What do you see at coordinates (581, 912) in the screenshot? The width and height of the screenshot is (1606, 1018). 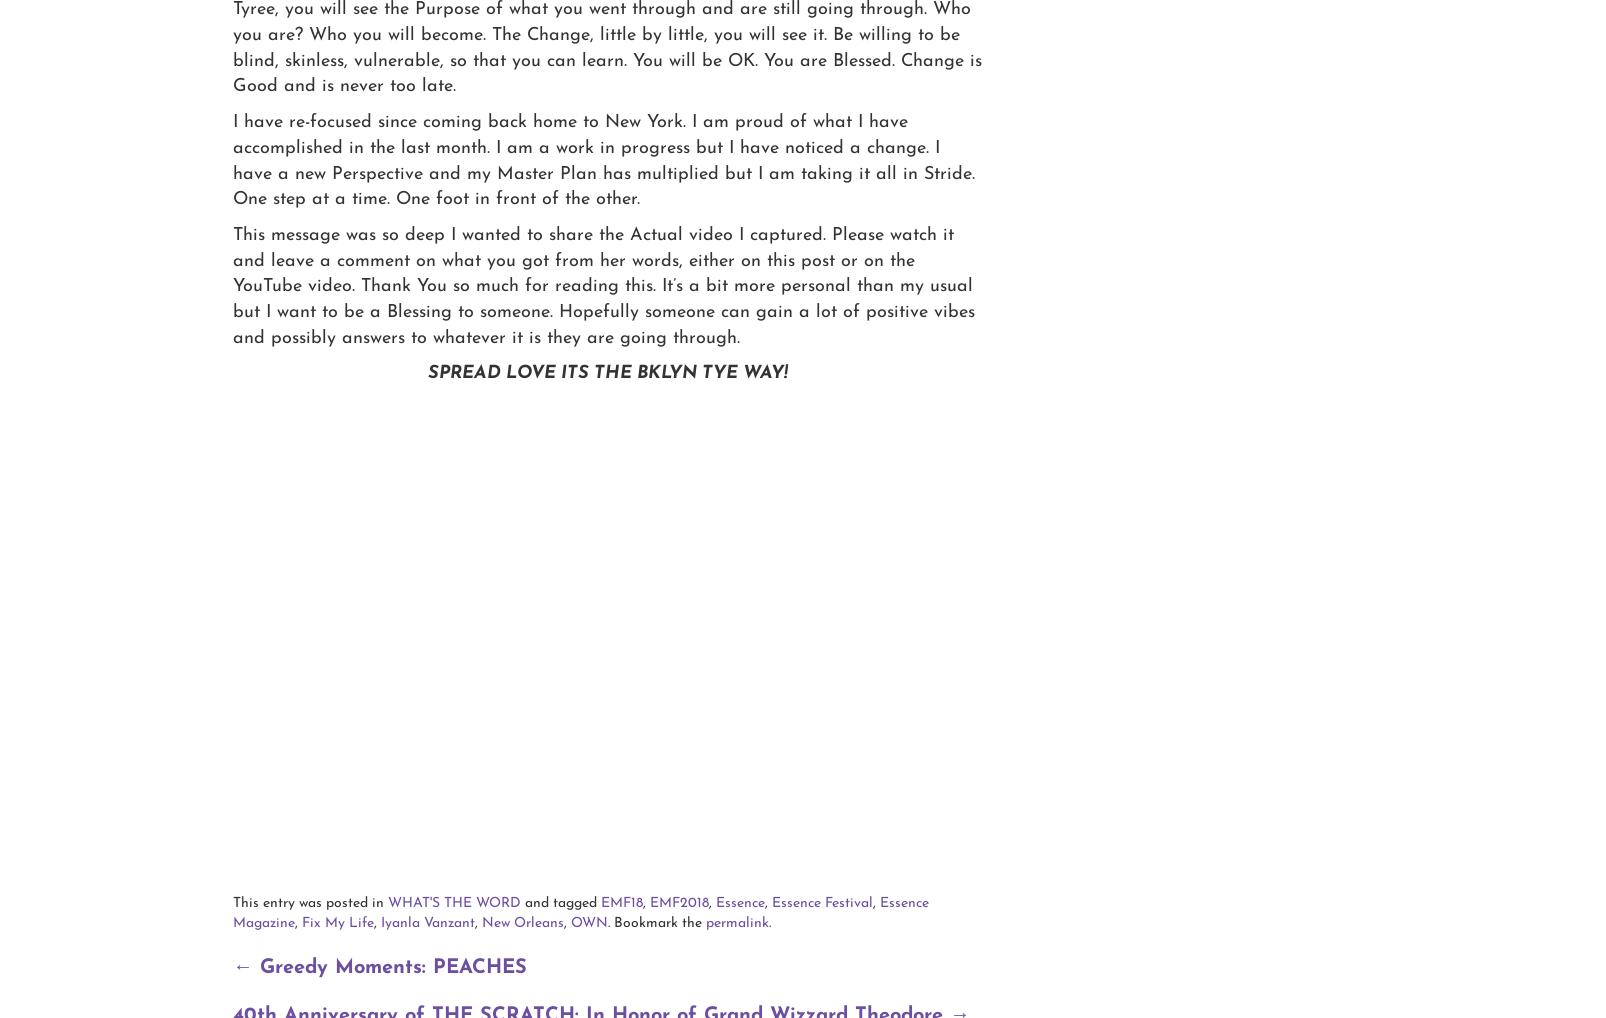 I see `'Essence Magazine'` at bounding box center [581, 912].